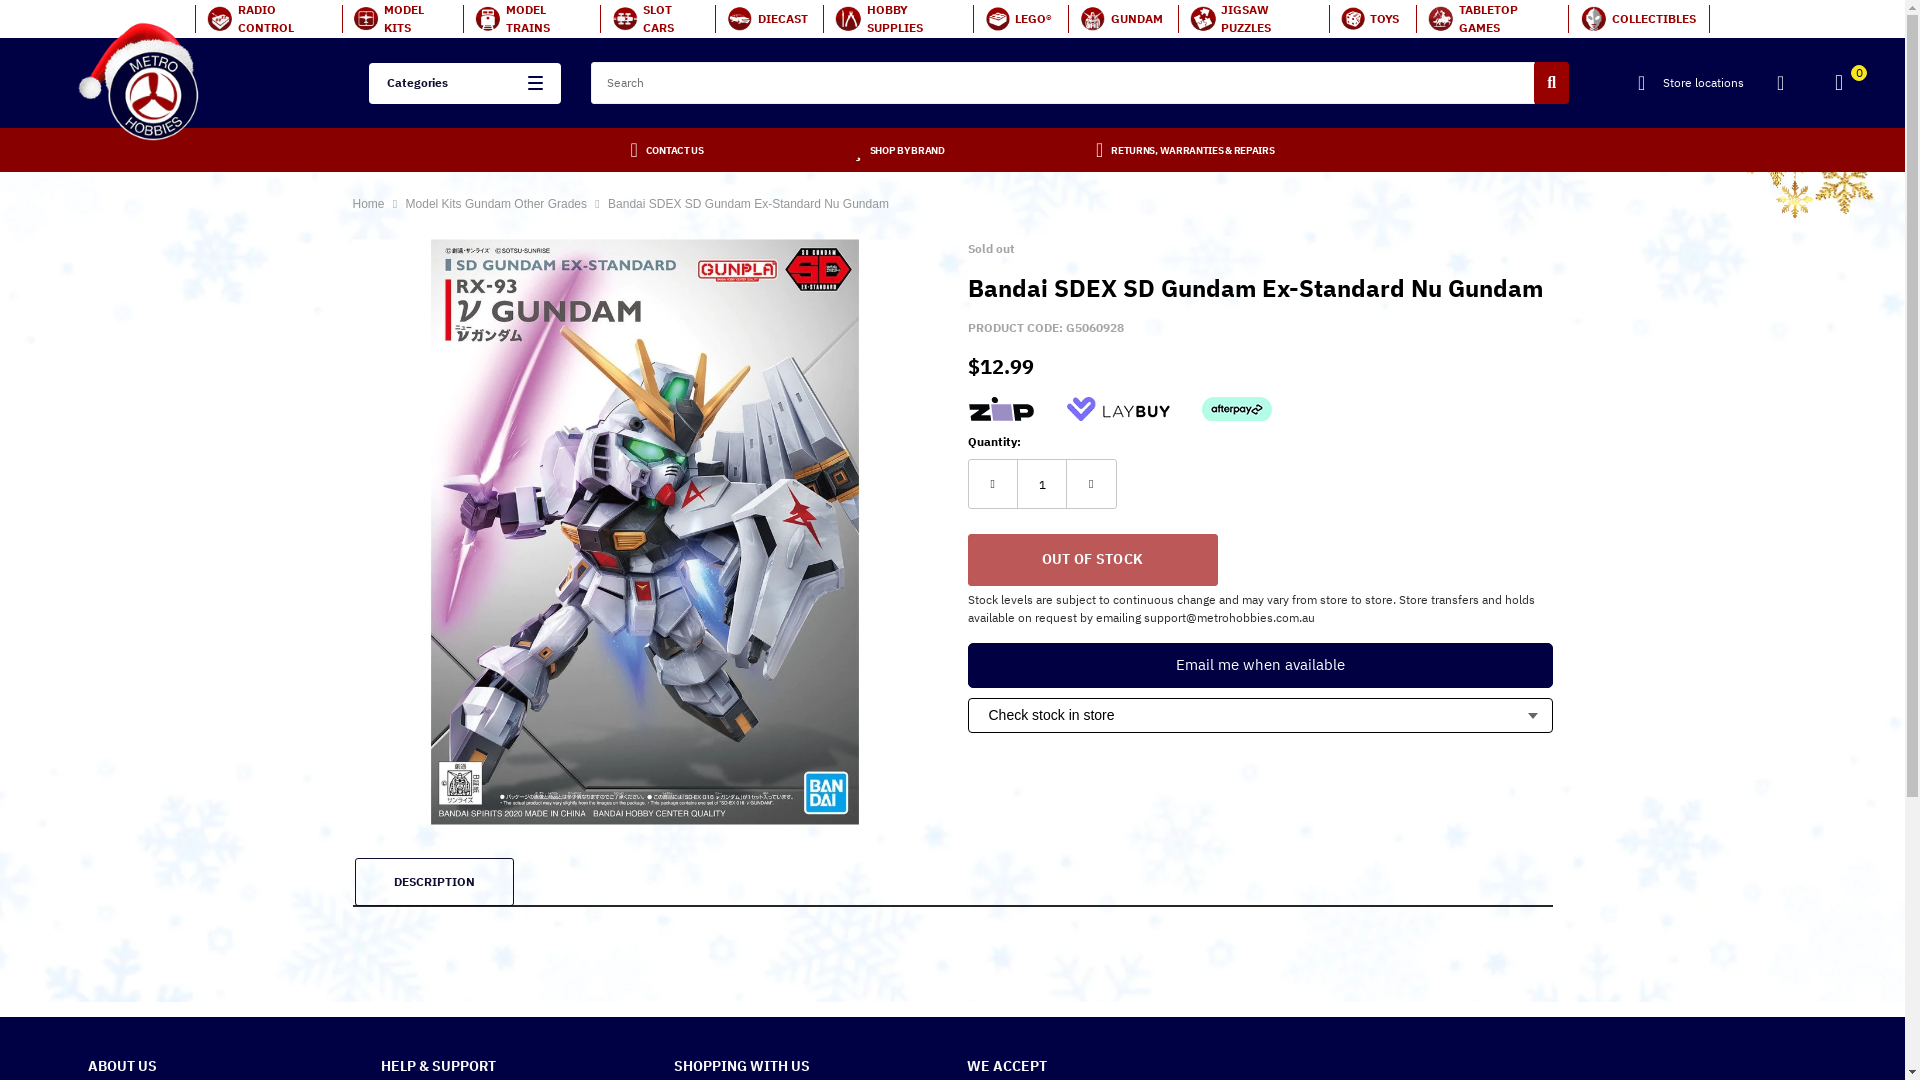 The width and height of the screenshot is (1920, 1080). I want to click on 'Store locations', so click(1688, 82).